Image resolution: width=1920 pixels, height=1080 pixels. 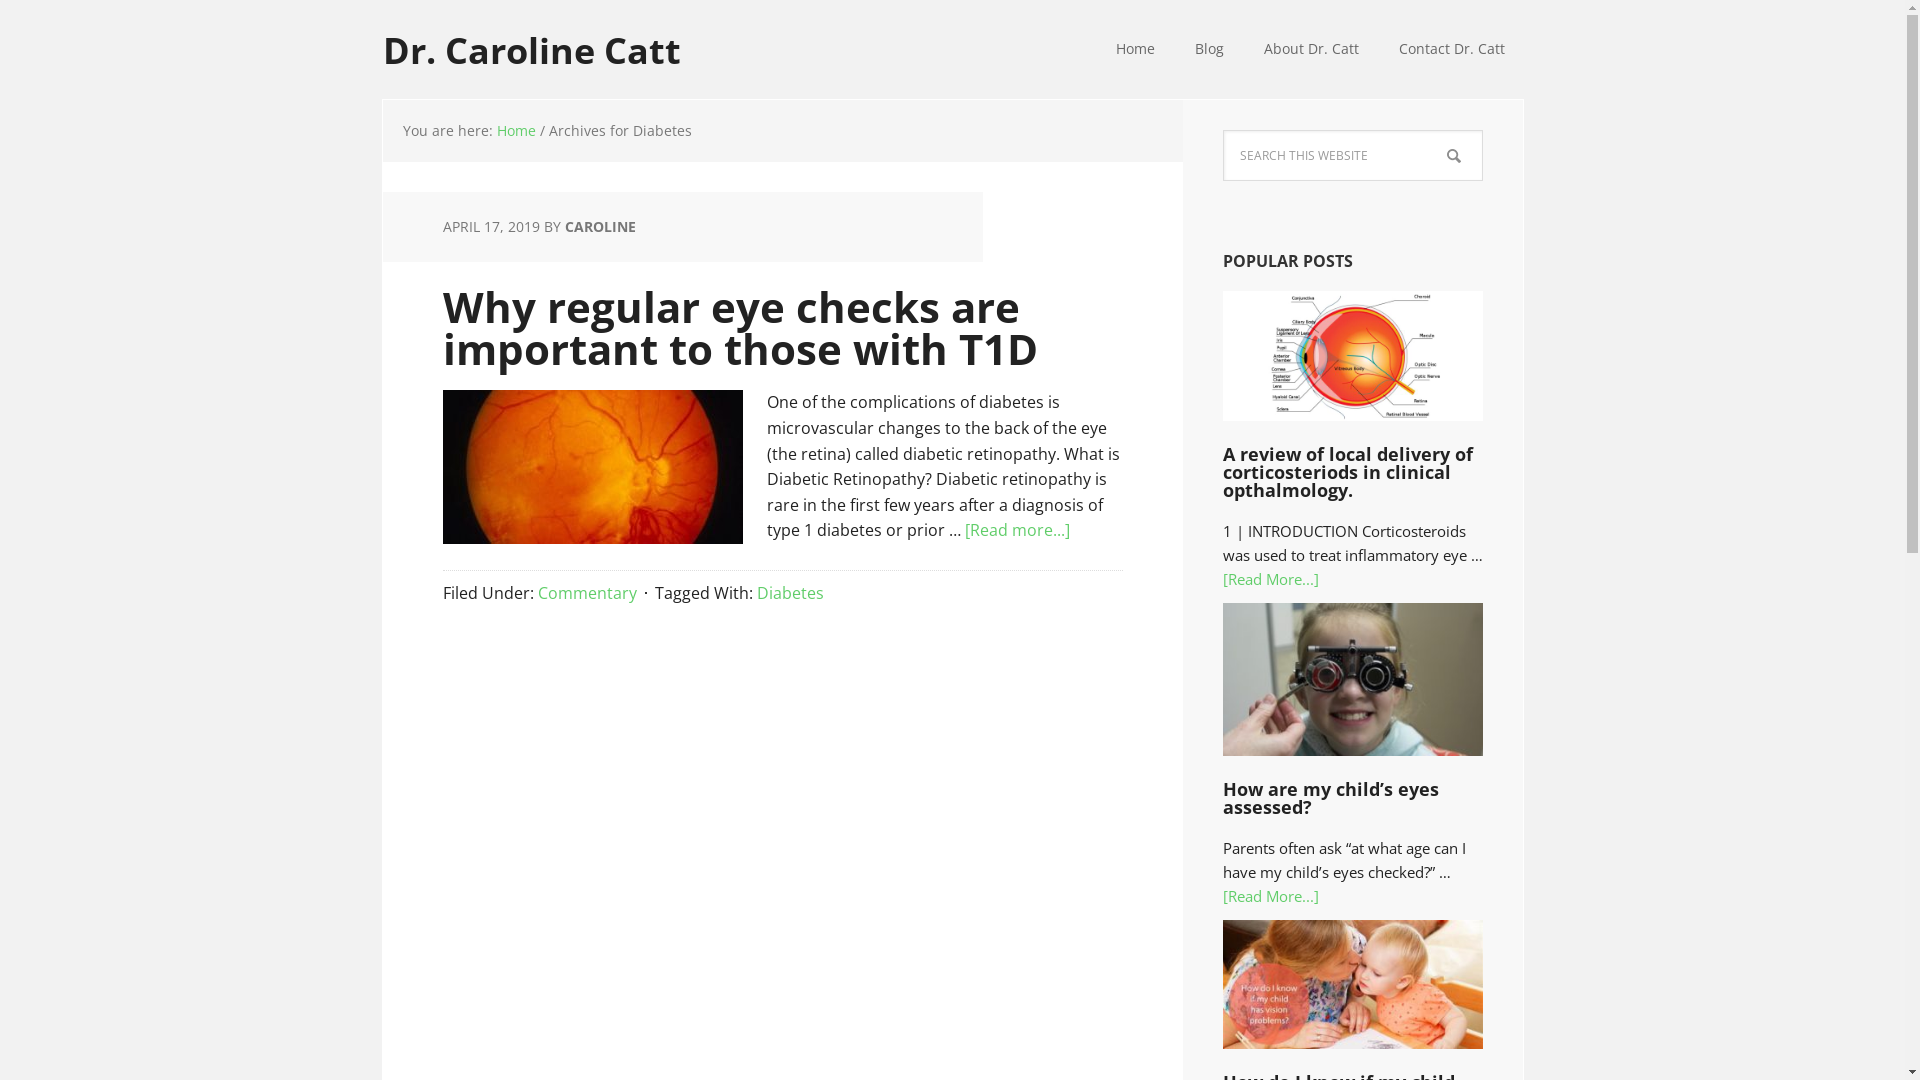 I want to click on 'Contact Dr. Catt', so click(x=1450, y=48).